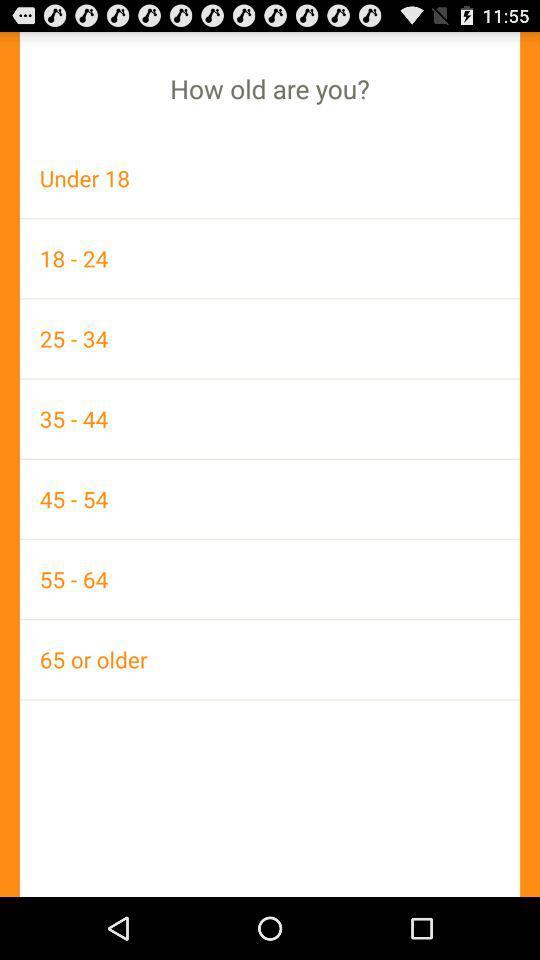  What do you see at coordinates (270, 417) in the screenshot?
I see `icon below 25 - 34 app` at bounding box center [270, 417].